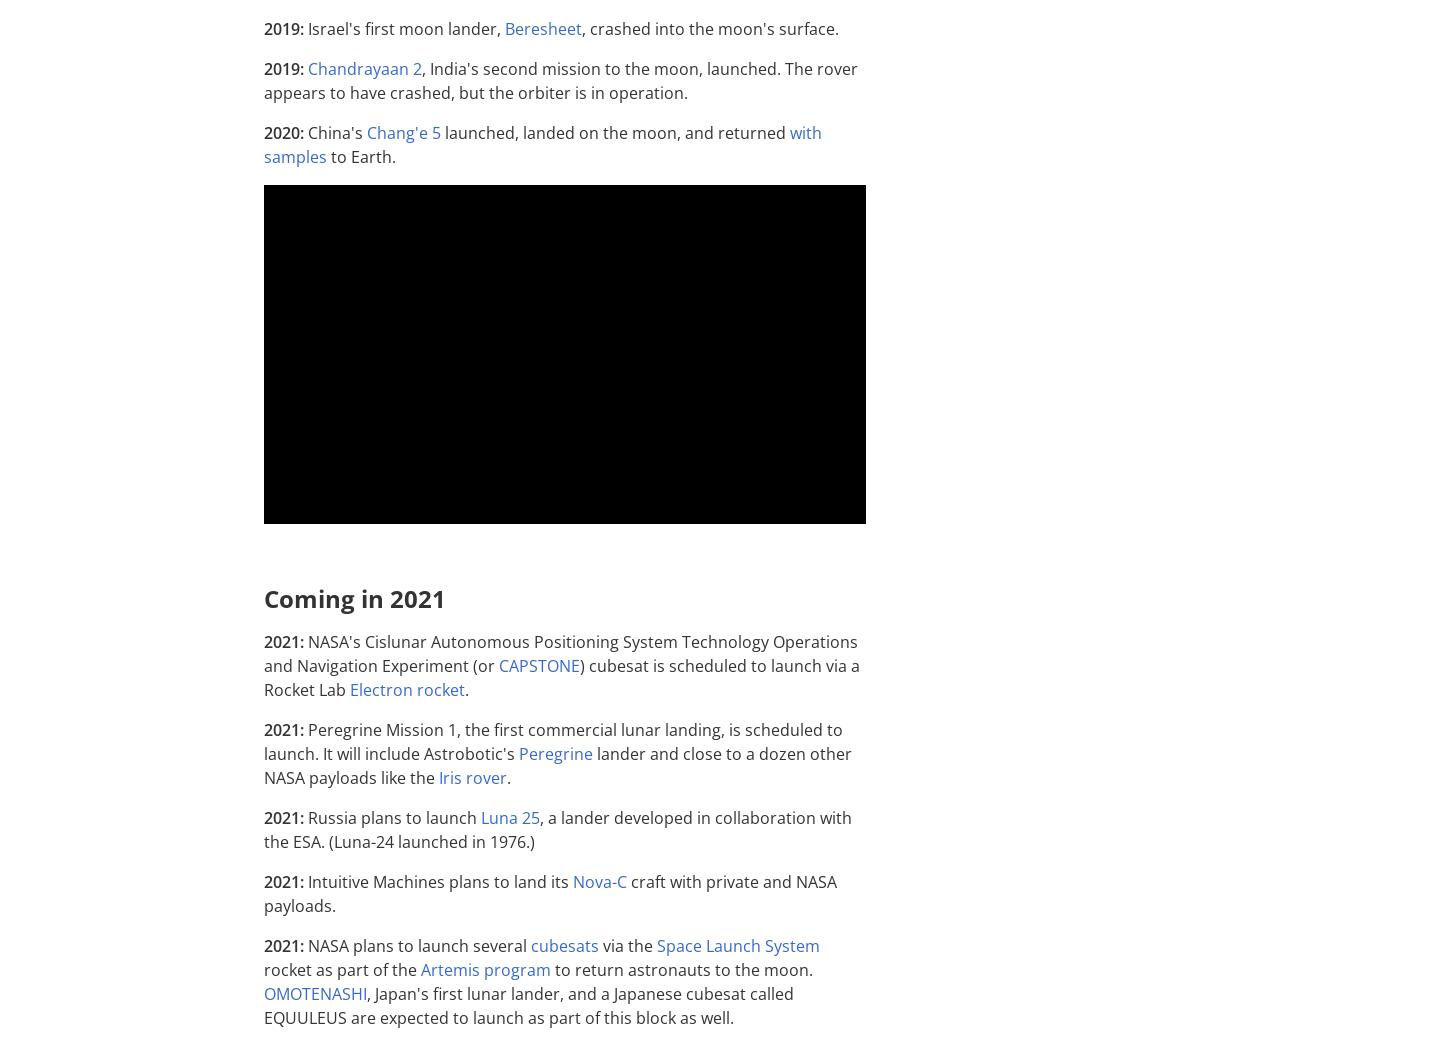  What do you see at coordinates (550, 893) in the screenshot?
I see `'craft with private and NASA payloads.'` at bounding box center [550, 893].